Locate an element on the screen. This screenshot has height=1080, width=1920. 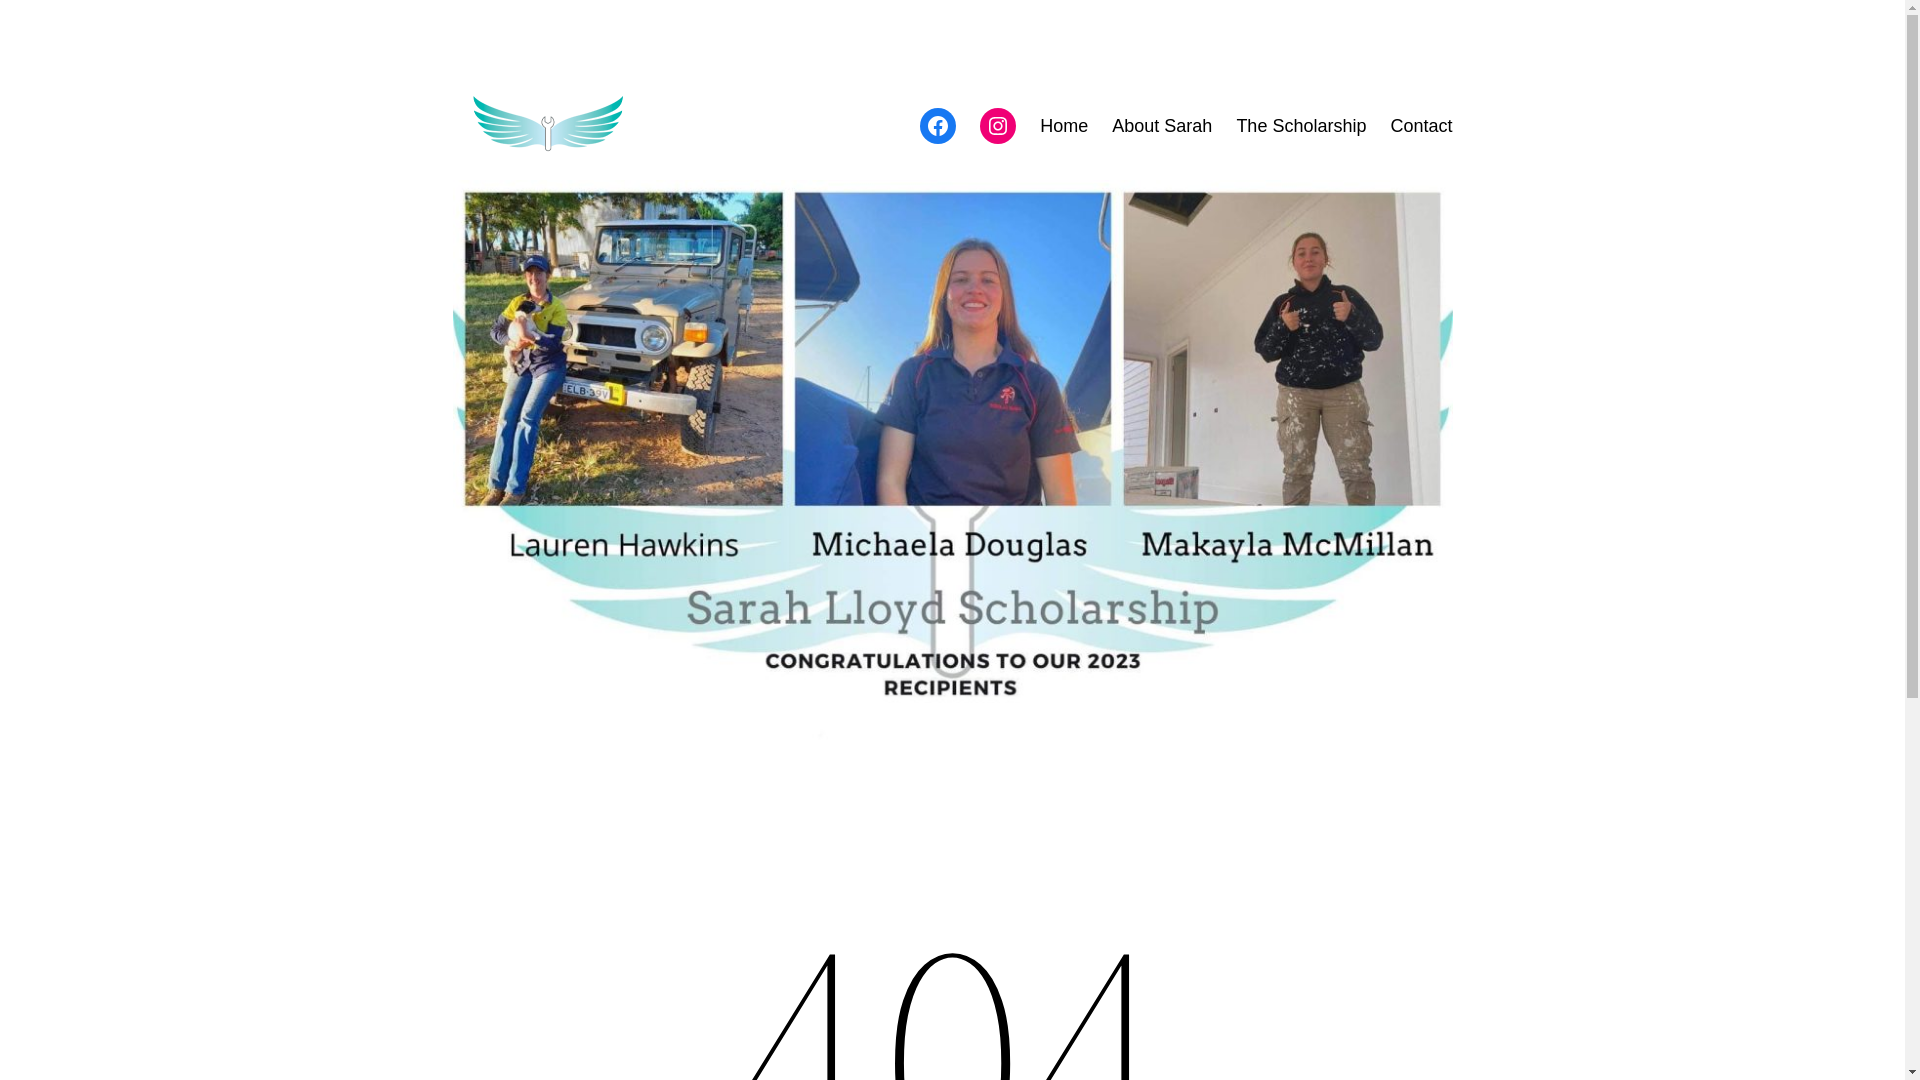
'About Sarah' is located at coordinates (1111, 126).